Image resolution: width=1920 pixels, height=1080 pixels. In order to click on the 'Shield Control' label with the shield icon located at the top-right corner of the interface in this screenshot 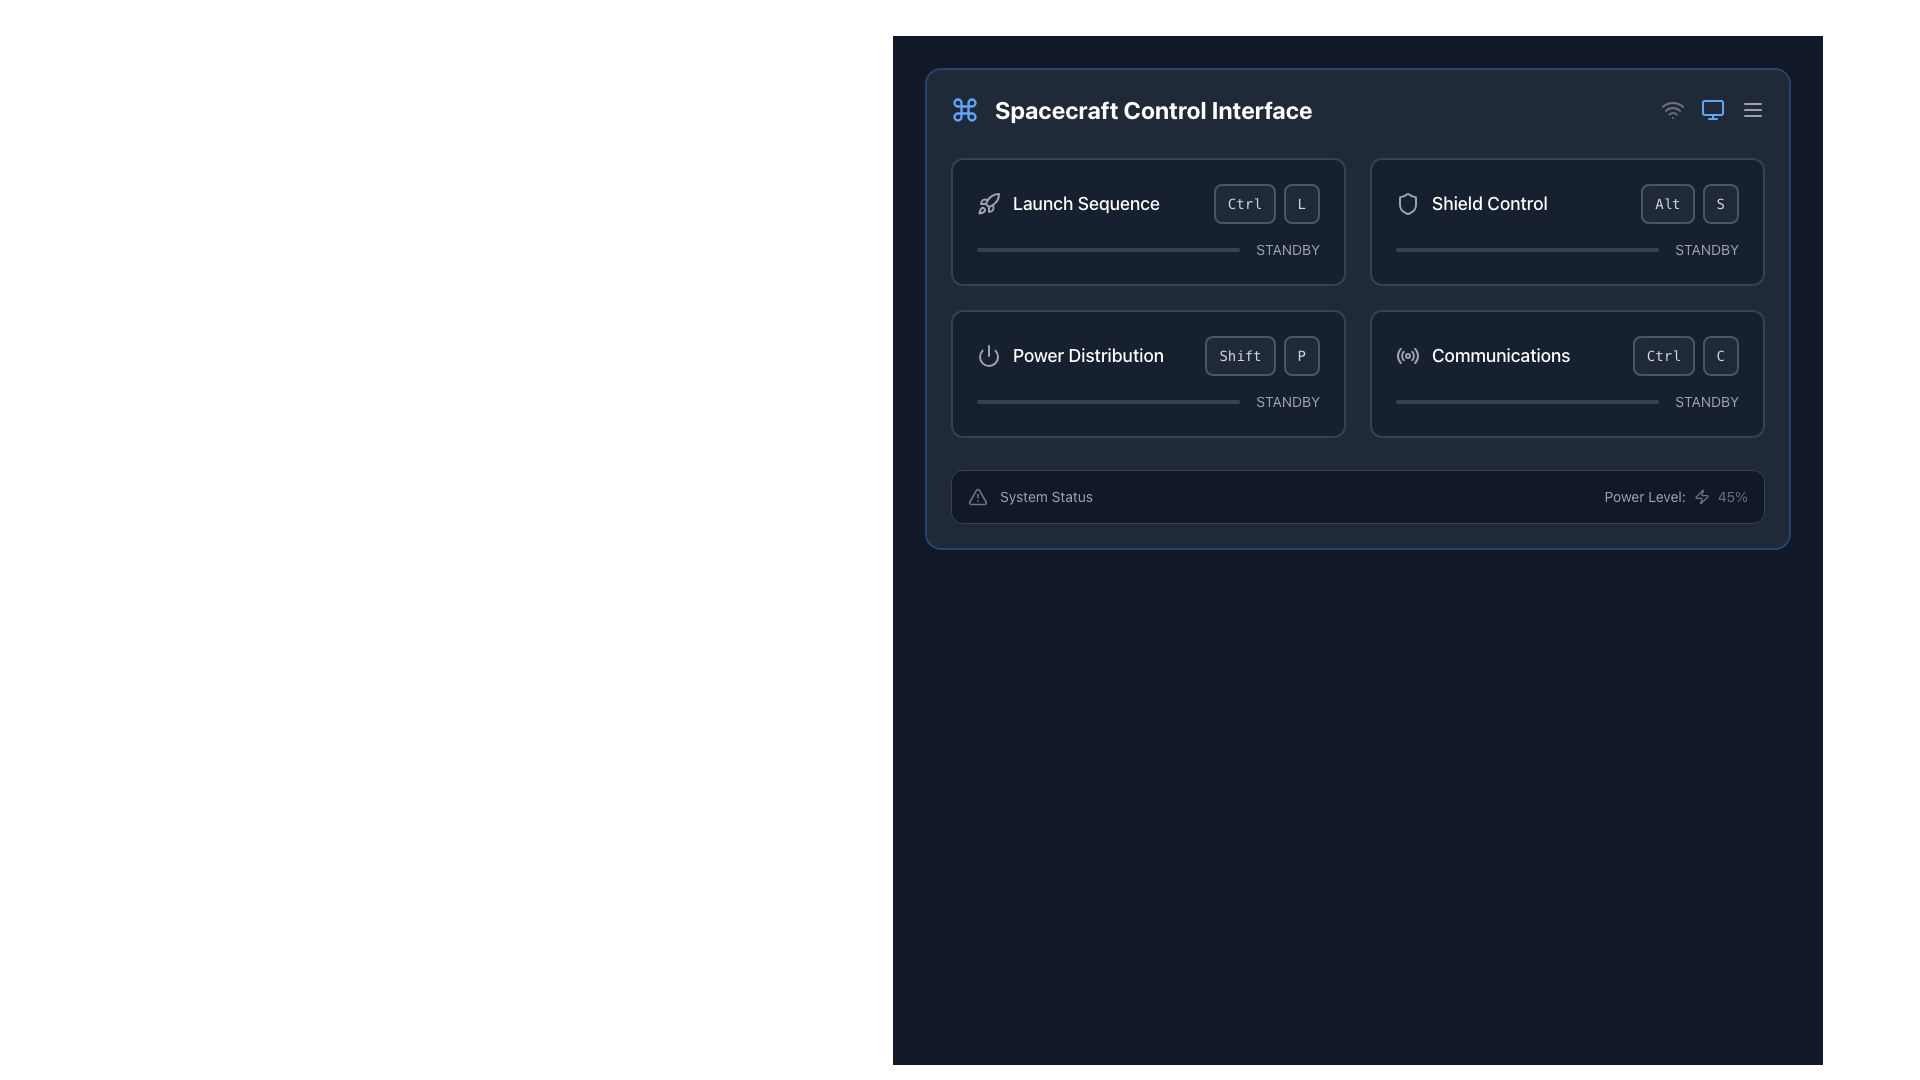, I will do `click(1471, 204)`.